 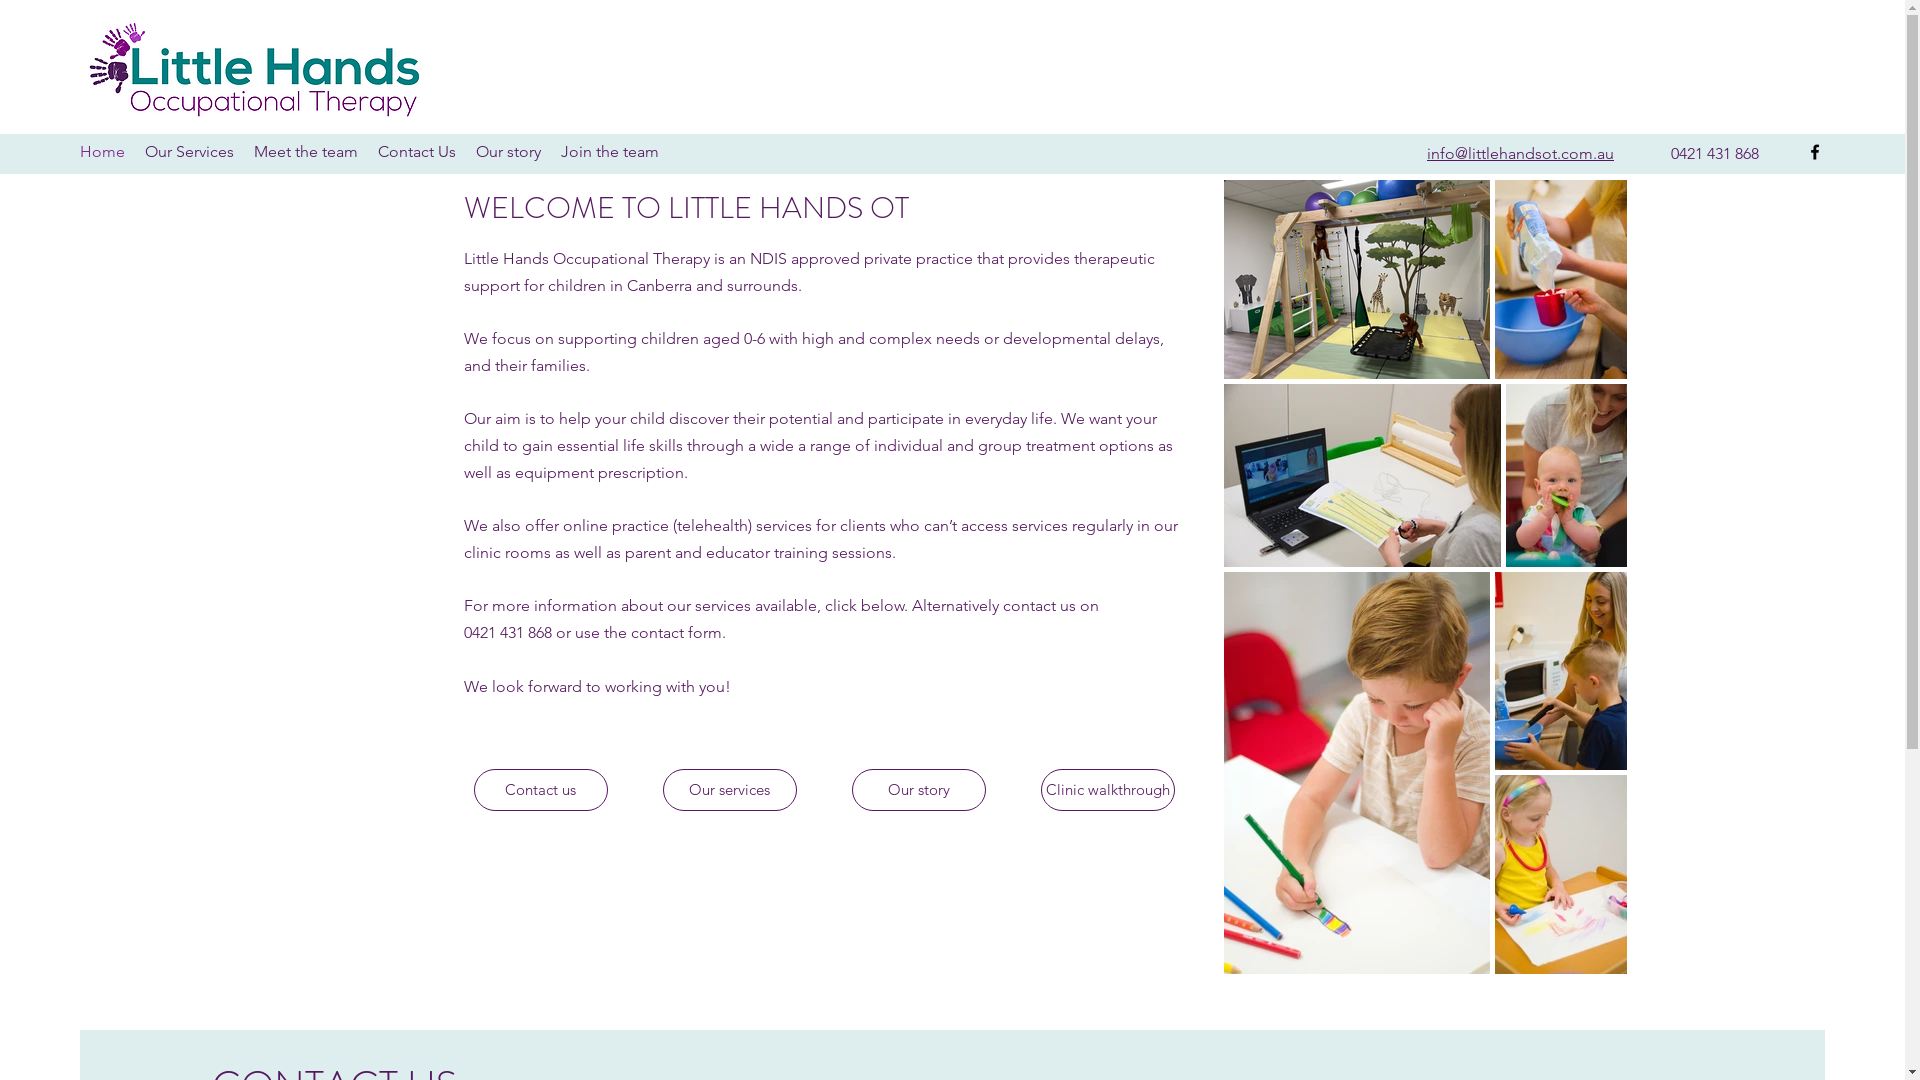 What do you see at coordinates (305, 150) in the screenshot?
I see `'Meet the team'` at bounding box center [305, 150].